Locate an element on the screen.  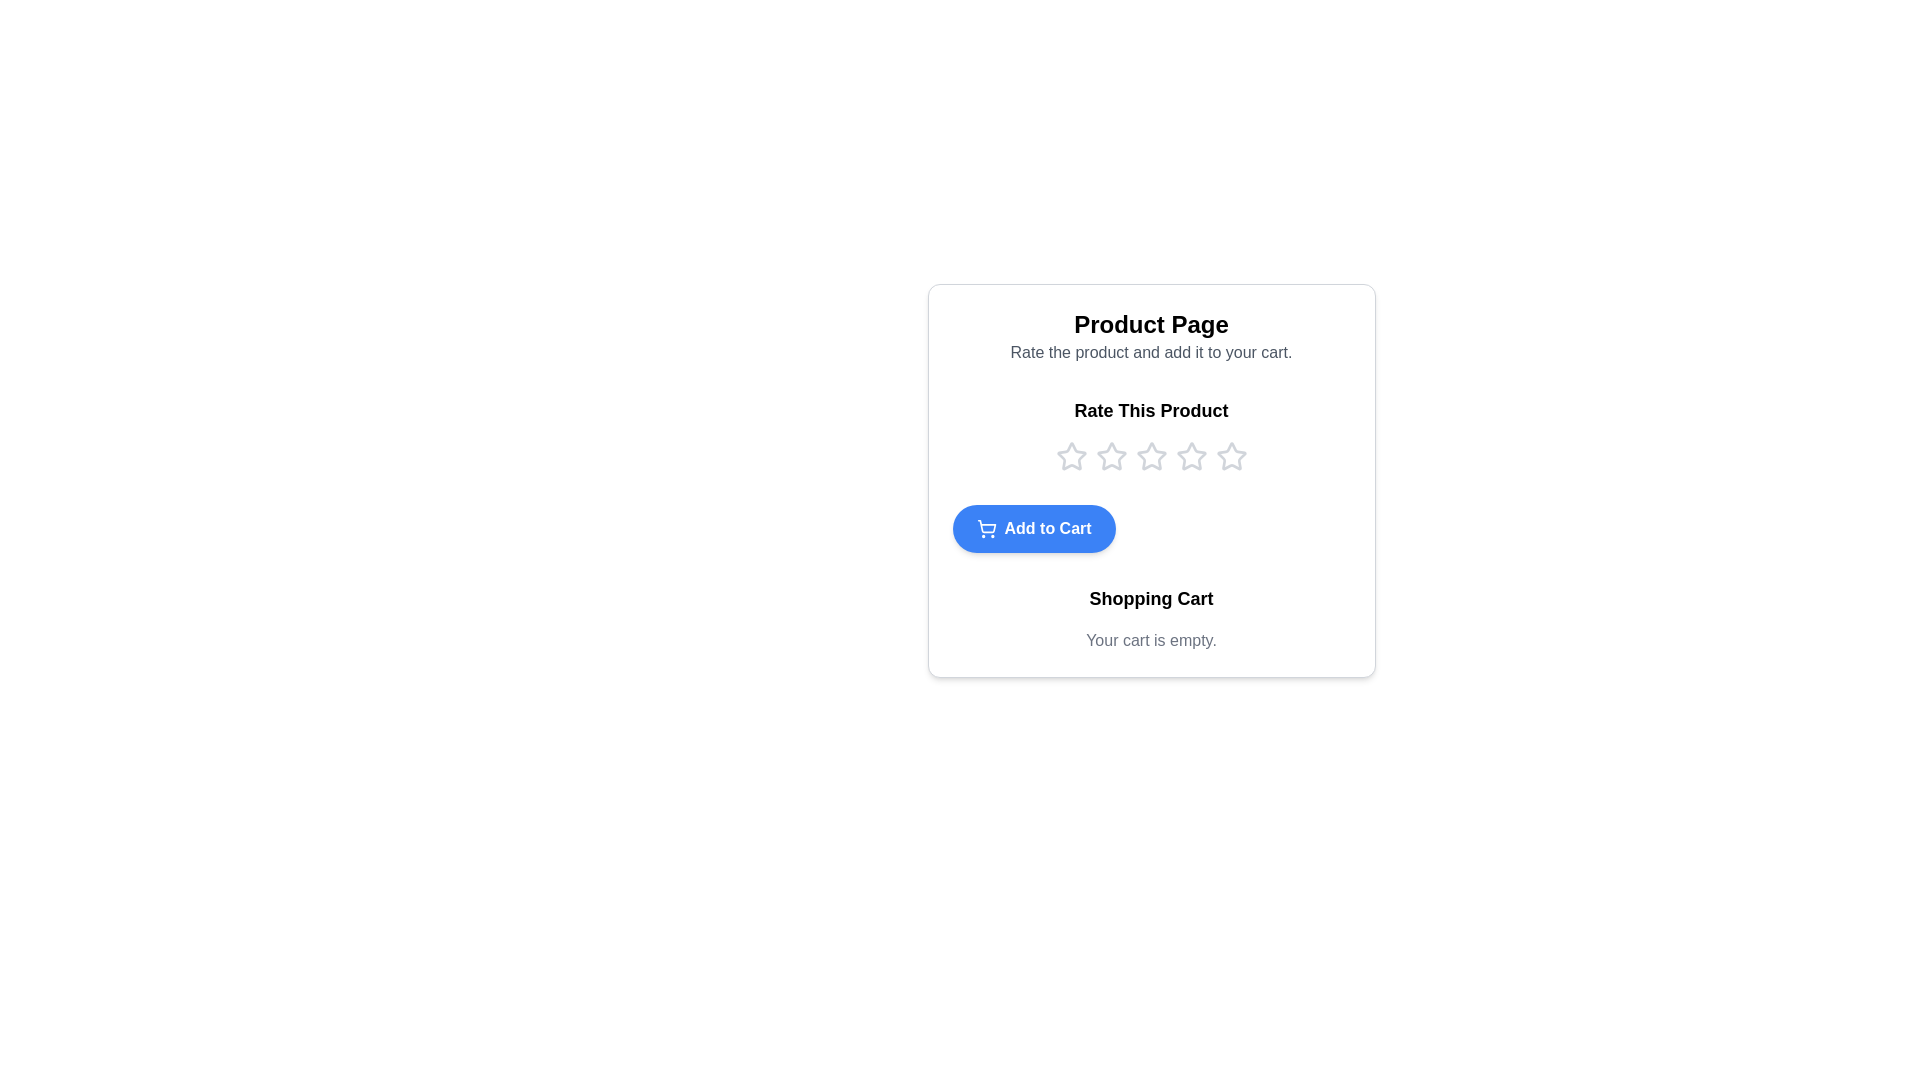
the horizontal star rating system located under the 'Rate This Product' section on the 'Product Page' is located at coordinates (1151, 456).